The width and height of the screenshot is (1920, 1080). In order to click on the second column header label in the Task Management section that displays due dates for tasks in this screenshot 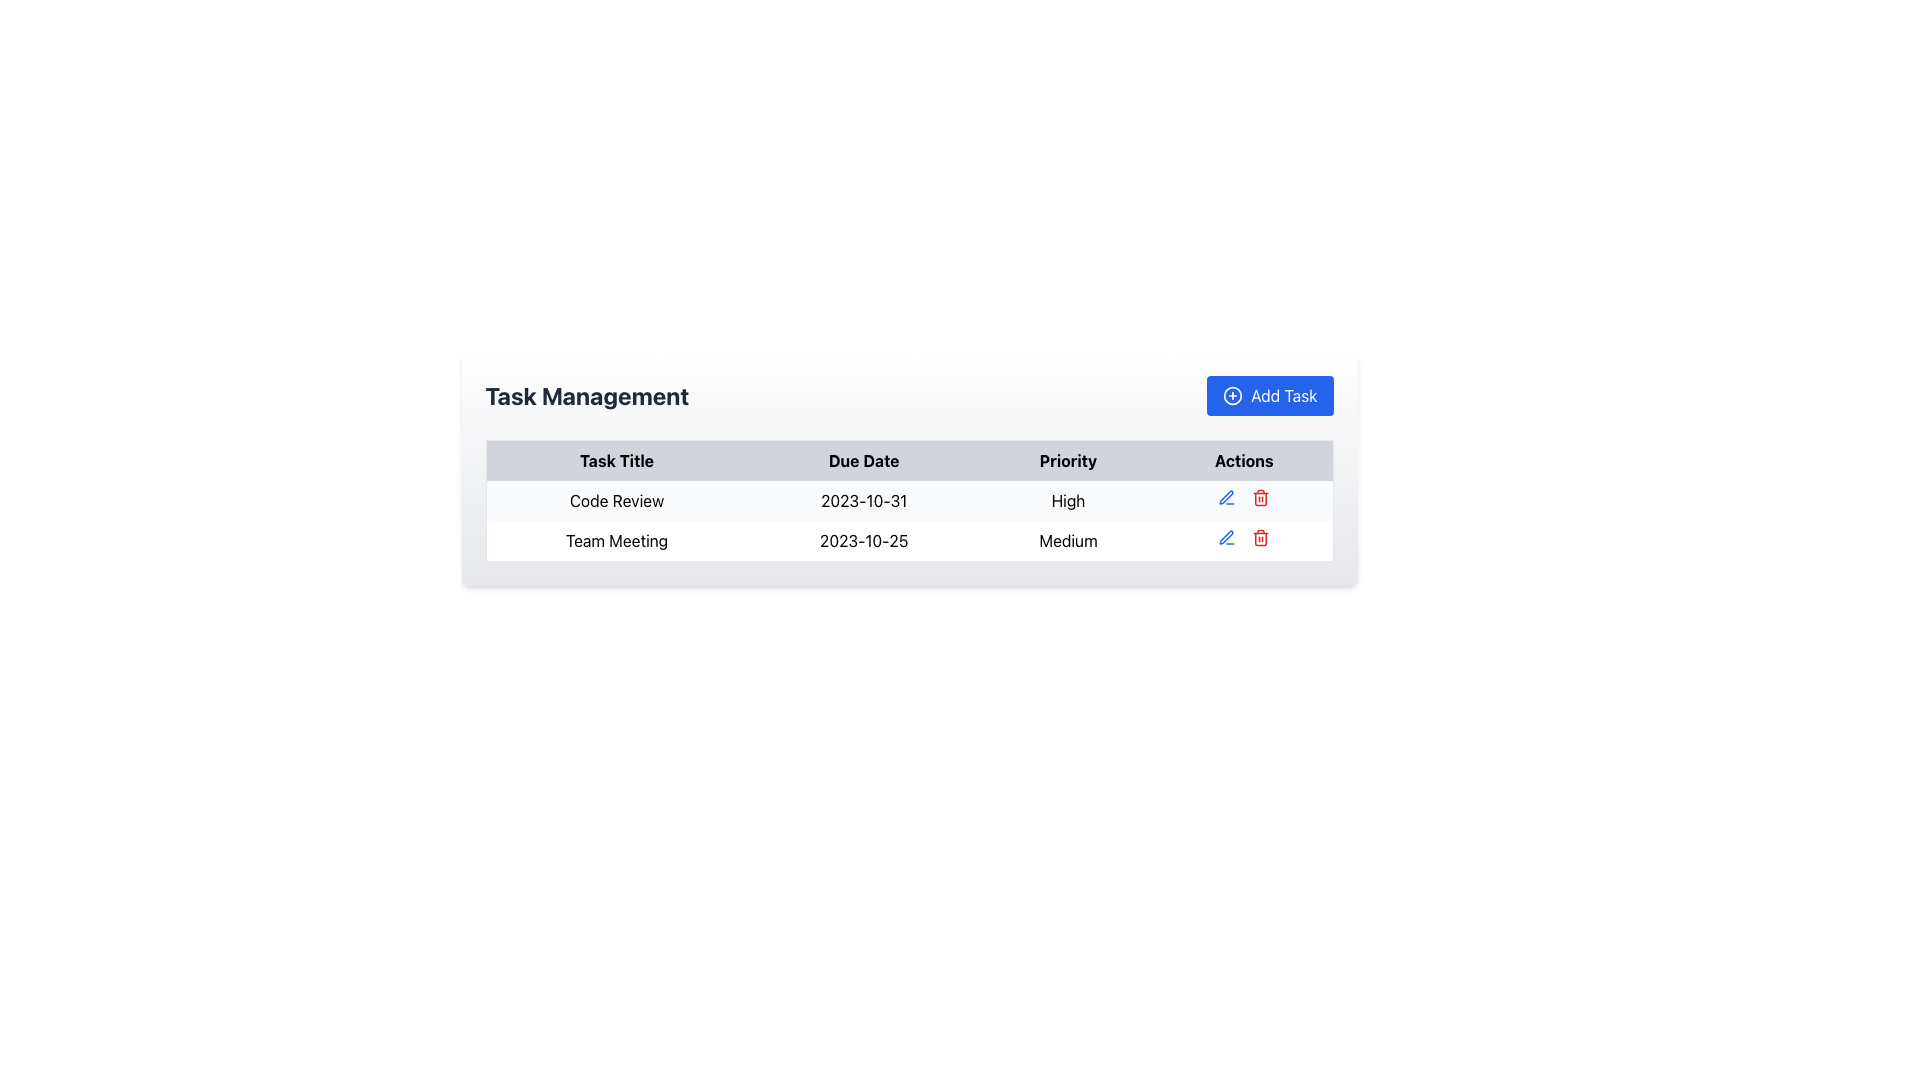, I will do `click(864, 460)`.